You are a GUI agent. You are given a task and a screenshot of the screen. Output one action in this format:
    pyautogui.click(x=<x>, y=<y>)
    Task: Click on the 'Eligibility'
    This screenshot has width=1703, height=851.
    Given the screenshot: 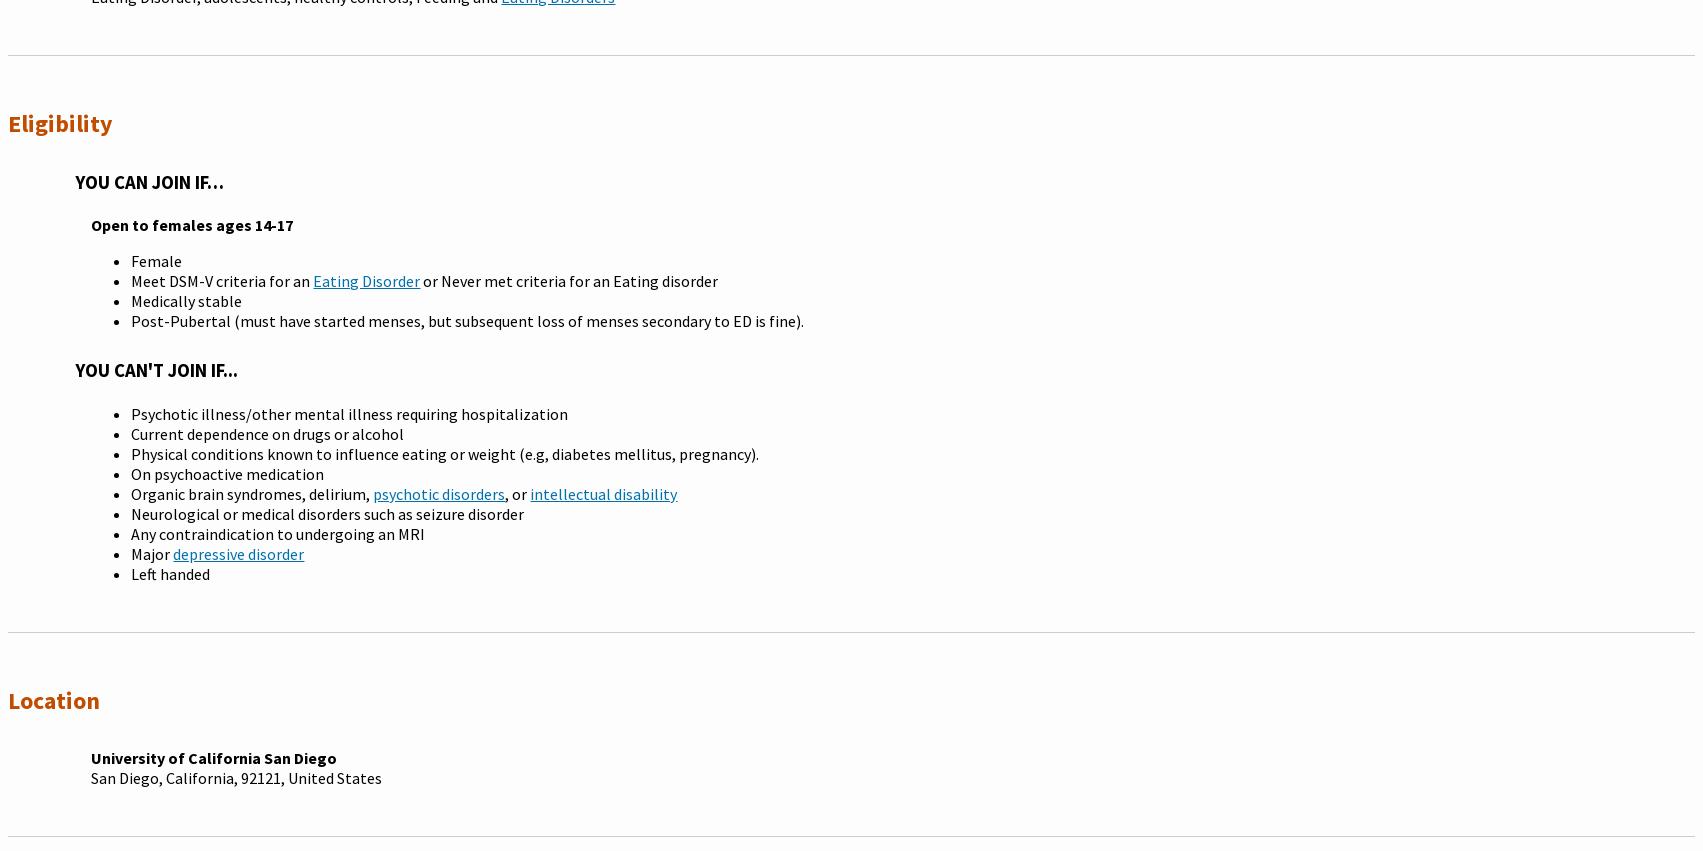 What is the action you would take?
    pyautogui.click(x=60, y=122)
    